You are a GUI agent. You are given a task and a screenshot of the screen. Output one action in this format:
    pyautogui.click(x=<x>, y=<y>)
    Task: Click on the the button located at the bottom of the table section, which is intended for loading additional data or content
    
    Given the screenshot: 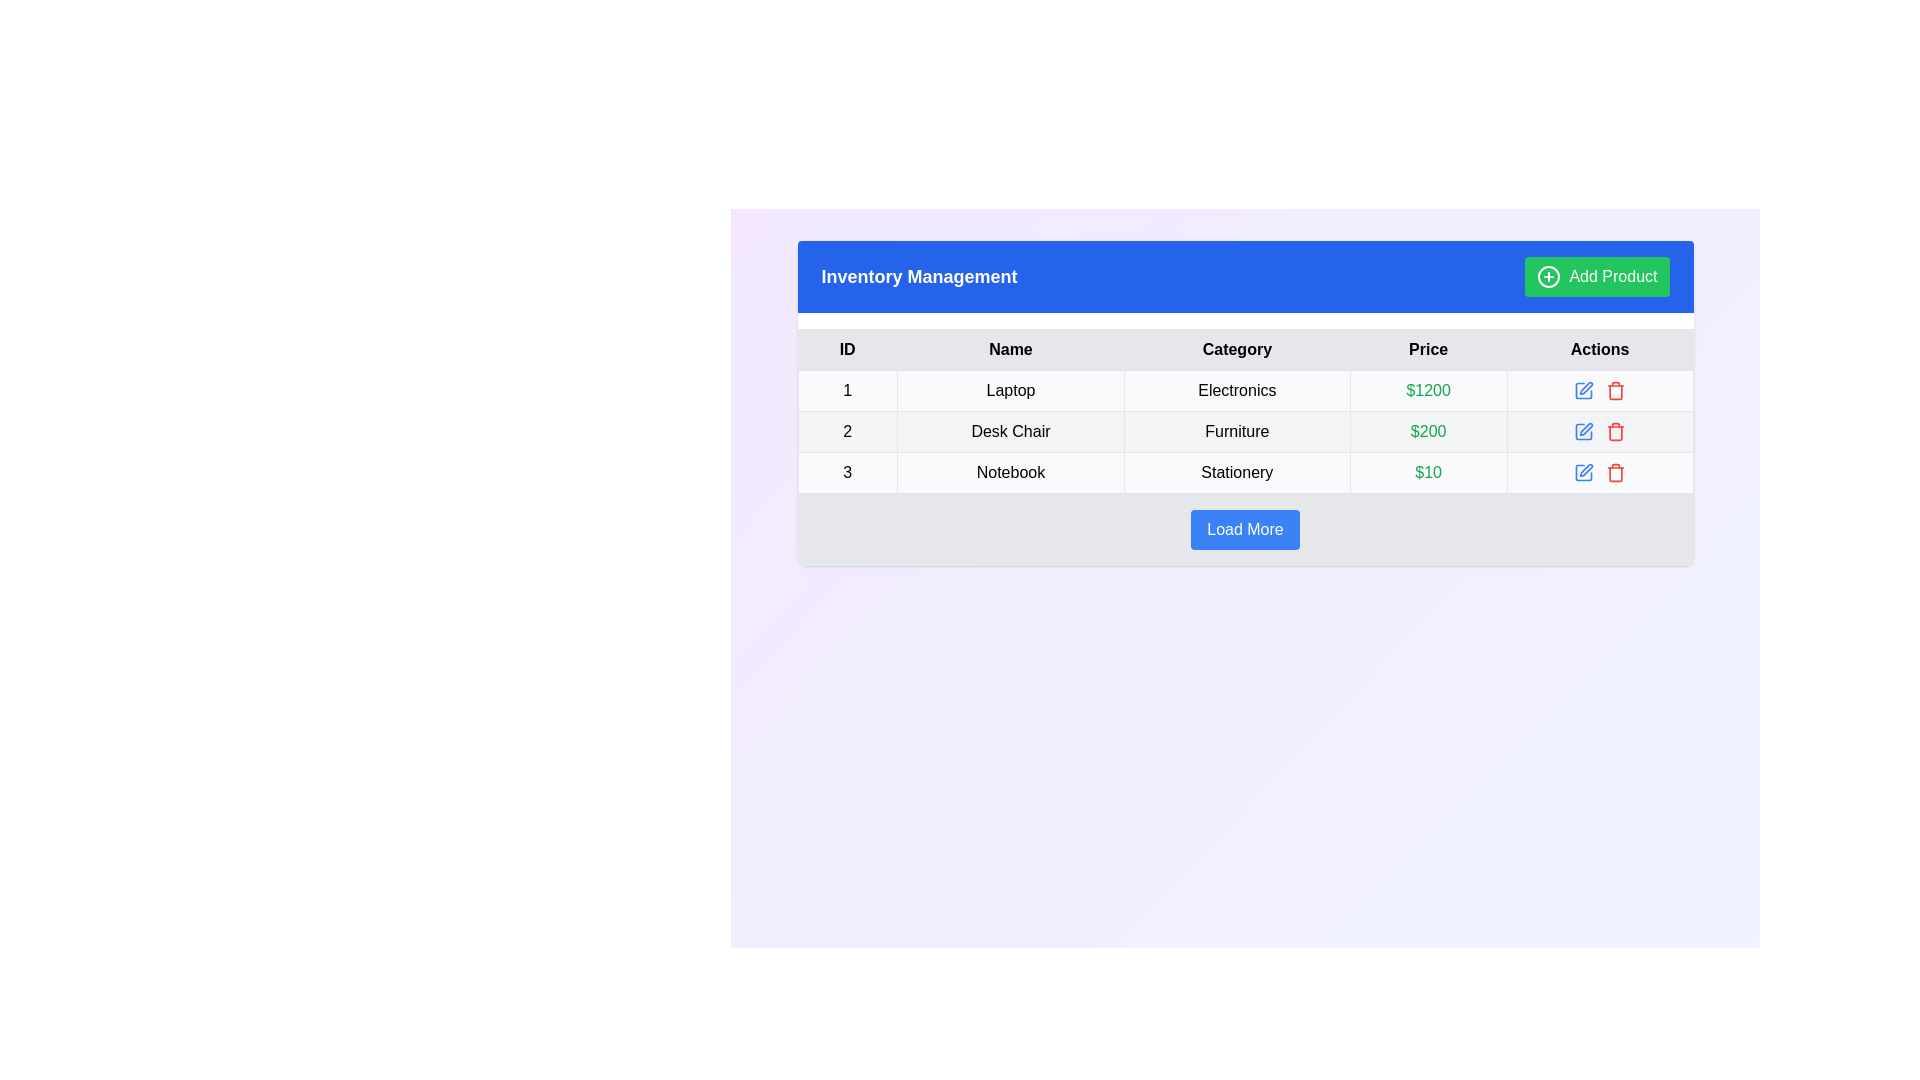 What is the action you would take?
    pyautogui.click(x=1244, y=528)
    